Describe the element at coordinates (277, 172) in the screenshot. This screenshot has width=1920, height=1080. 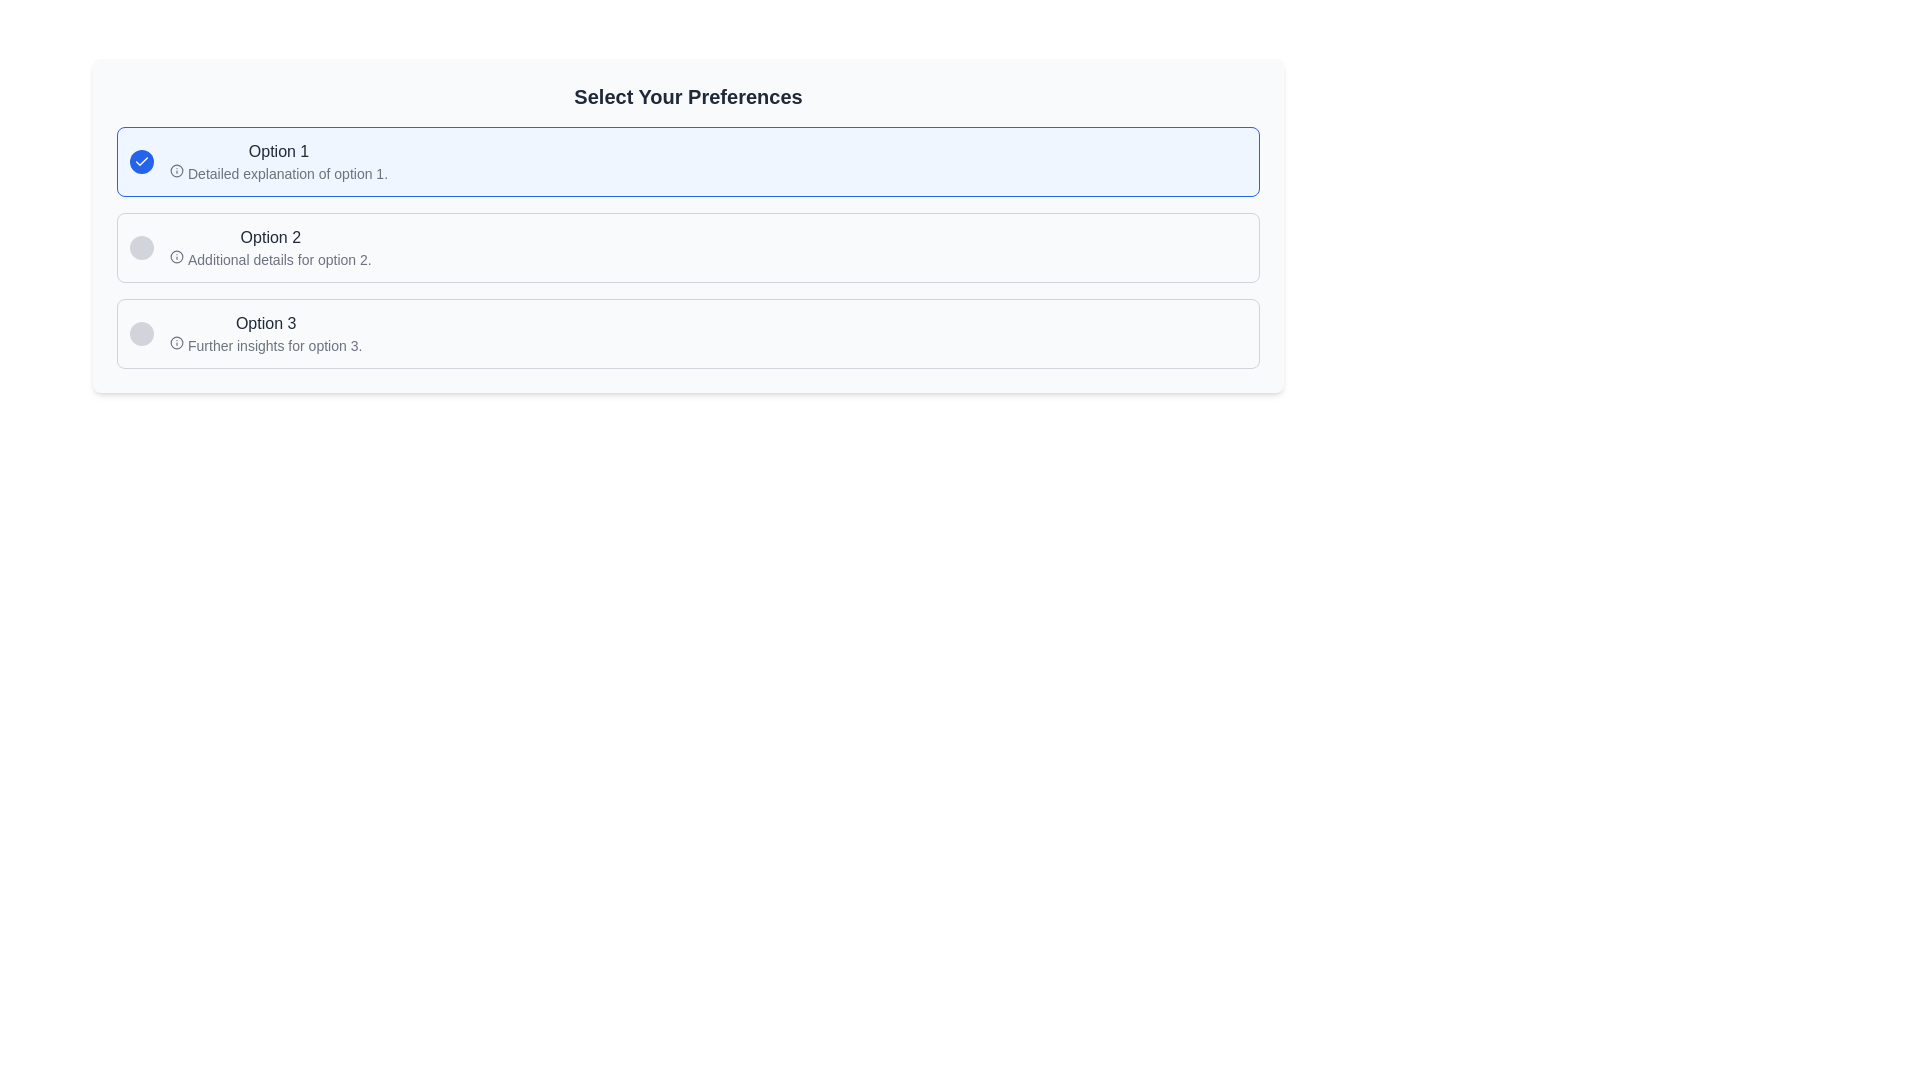
I see `the static descriptive text with an informational icon located beneath 'Option 1' in the first selectable option` at that location.